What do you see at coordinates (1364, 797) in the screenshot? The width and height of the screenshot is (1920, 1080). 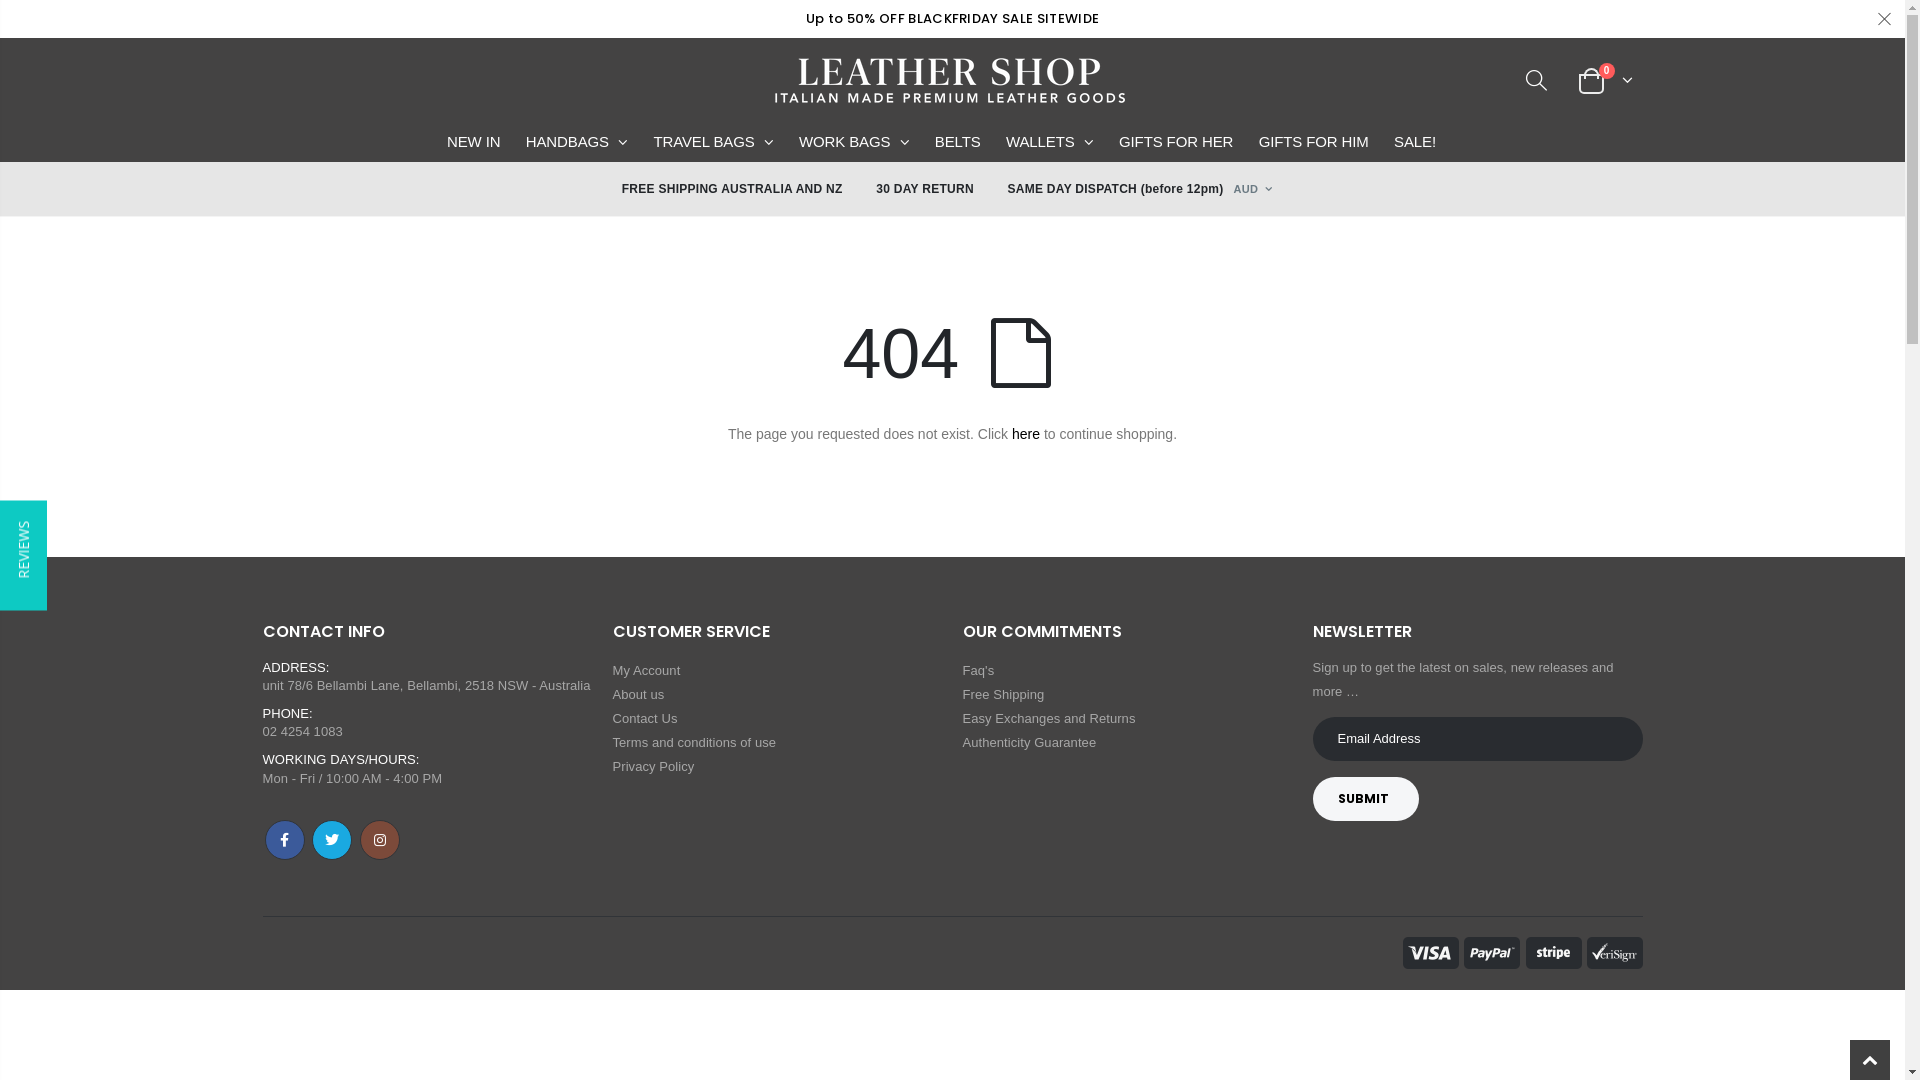 I see `'SUBMIT'` at bounding box center [1364, 797].